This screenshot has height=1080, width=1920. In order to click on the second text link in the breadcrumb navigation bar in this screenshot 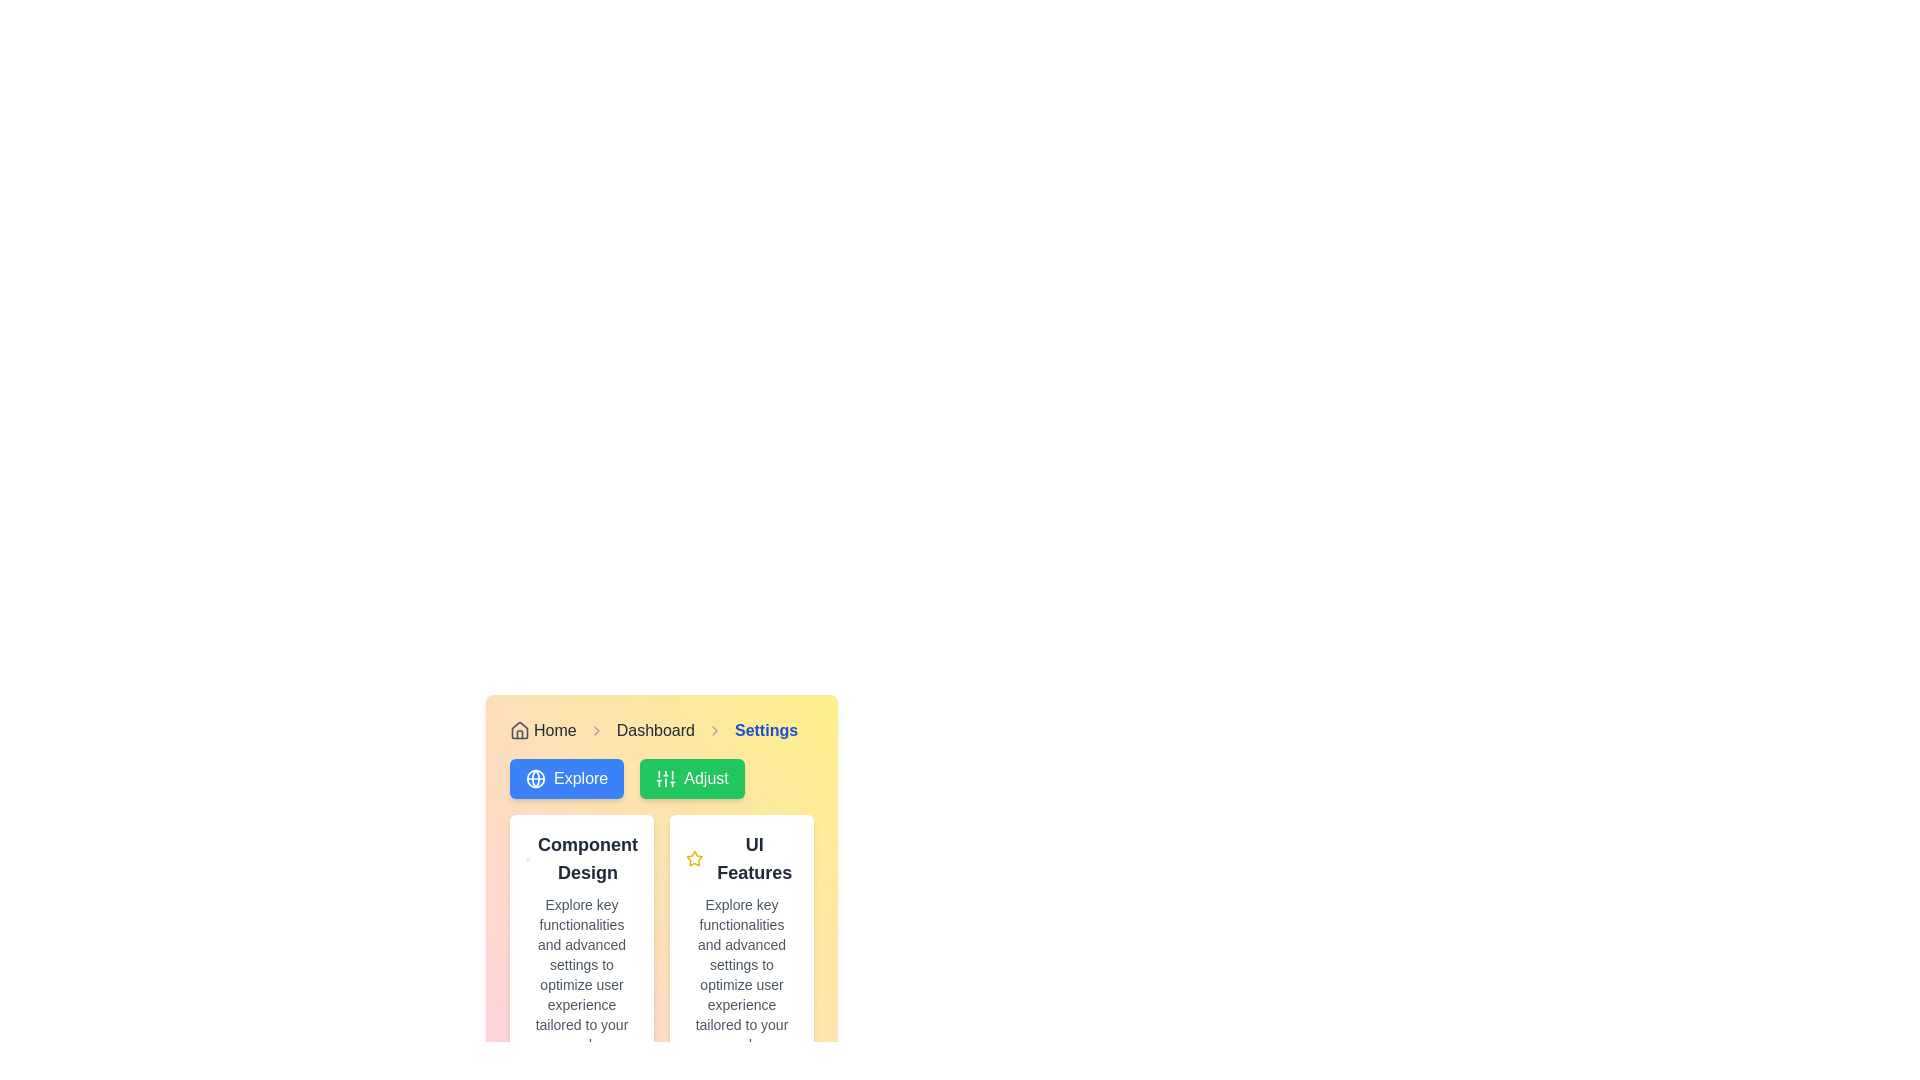, I will do `click(655, 731)`.